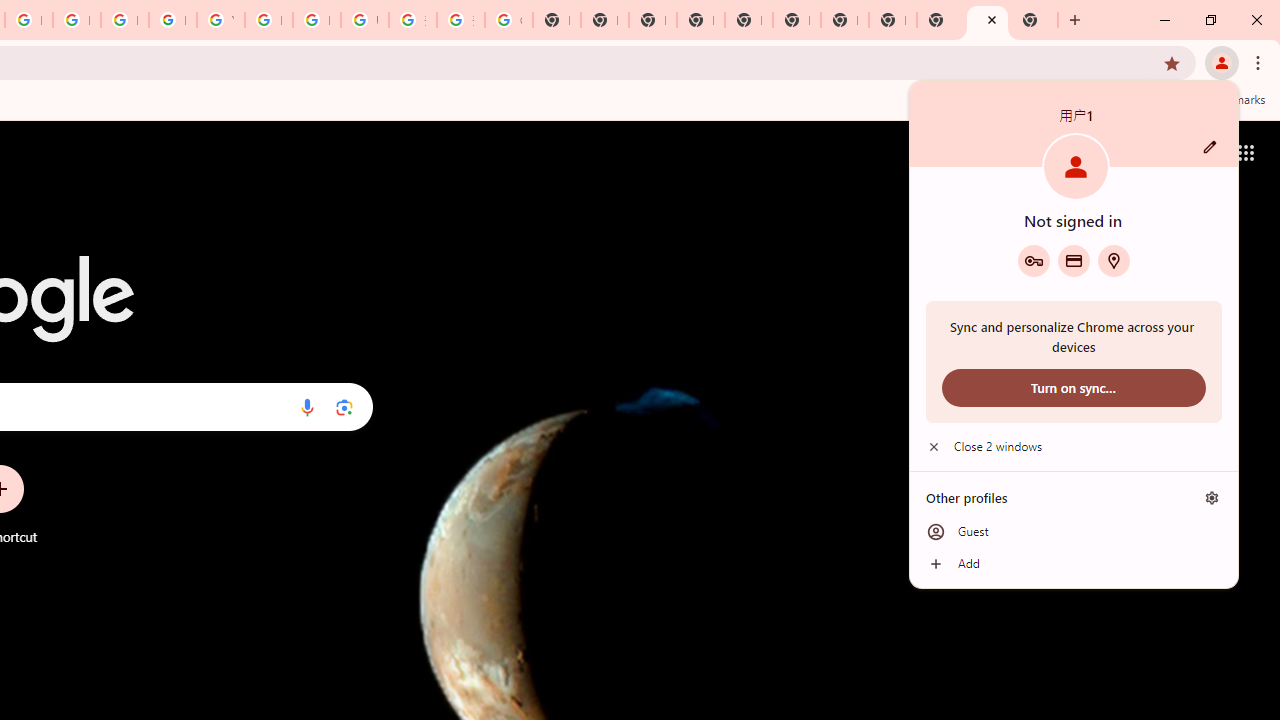 This screenshot has height=720, width=1280. Describe the element at coordinates (1073, 260) in the screenshot. I see `'Payment methods'` at that location.